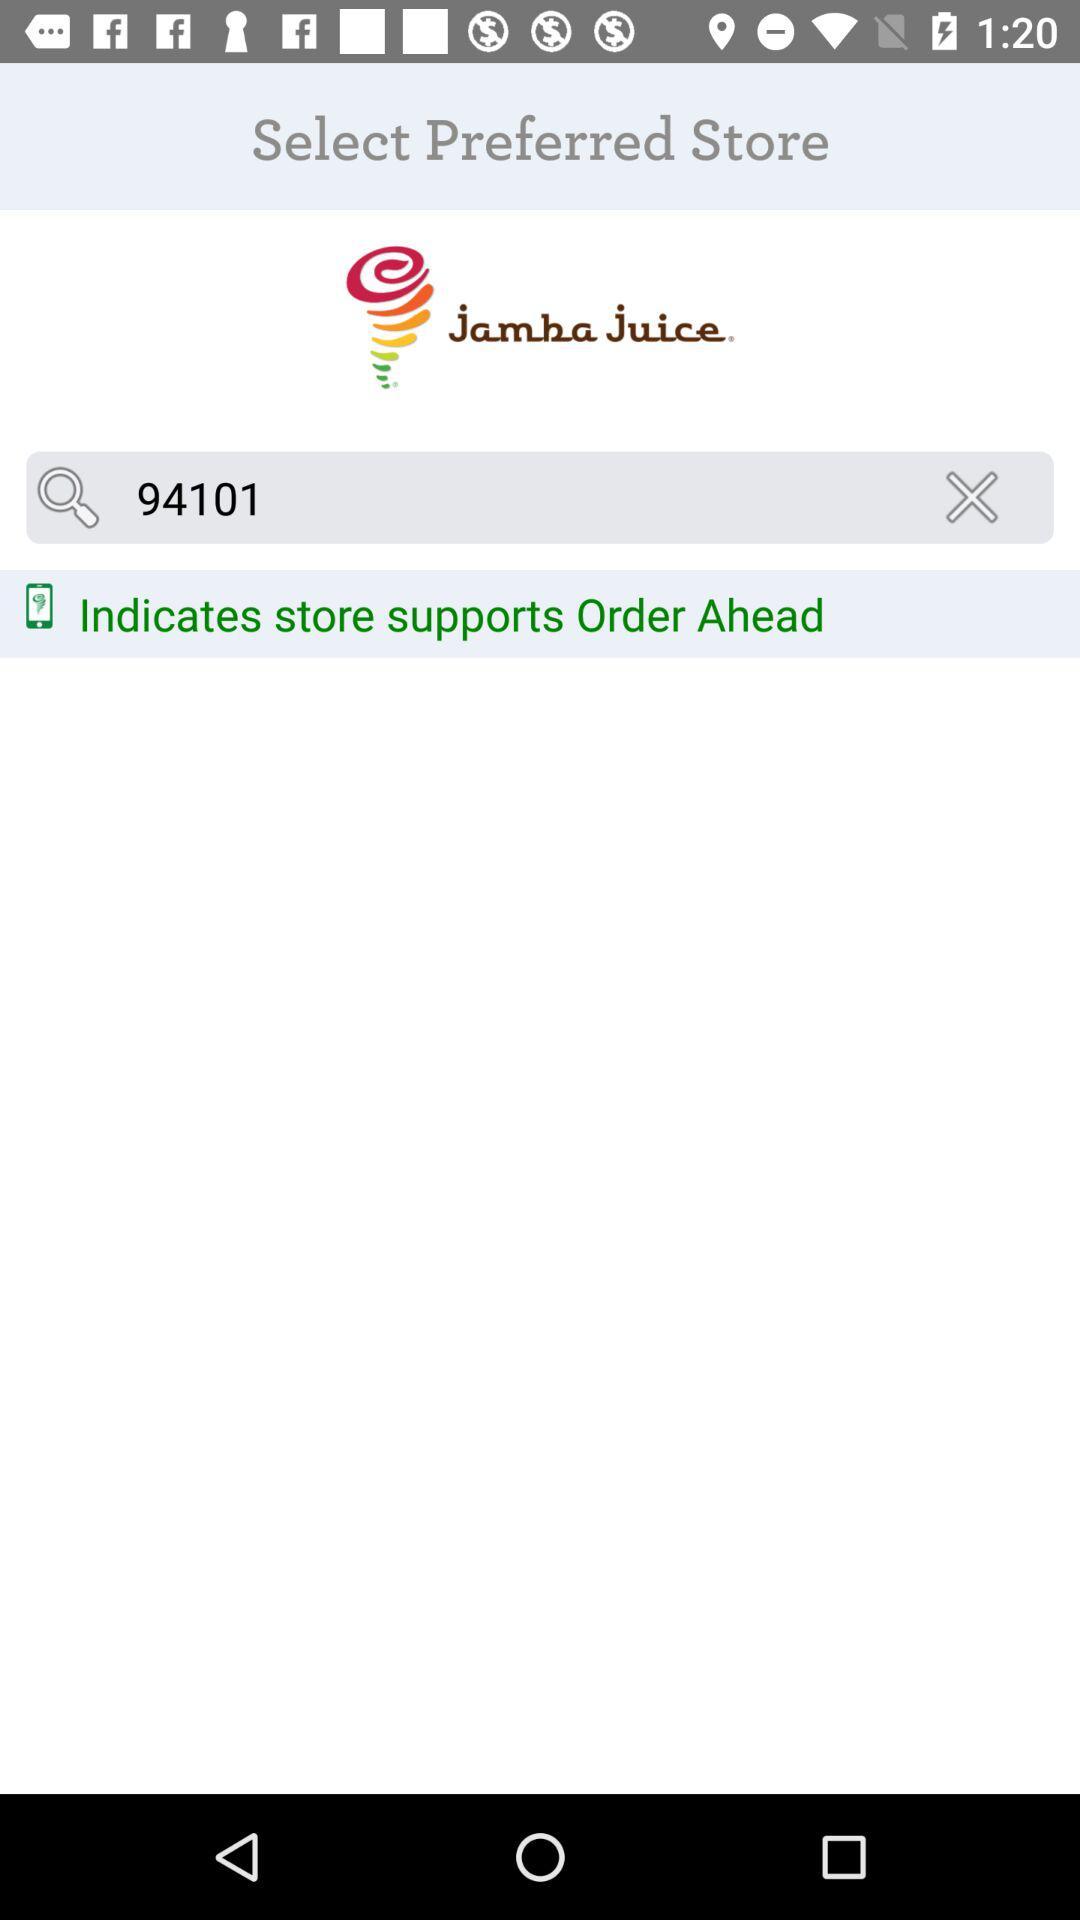 This screenshot has width=1080, height=1920. I want to click on delete, so click(977, 497).